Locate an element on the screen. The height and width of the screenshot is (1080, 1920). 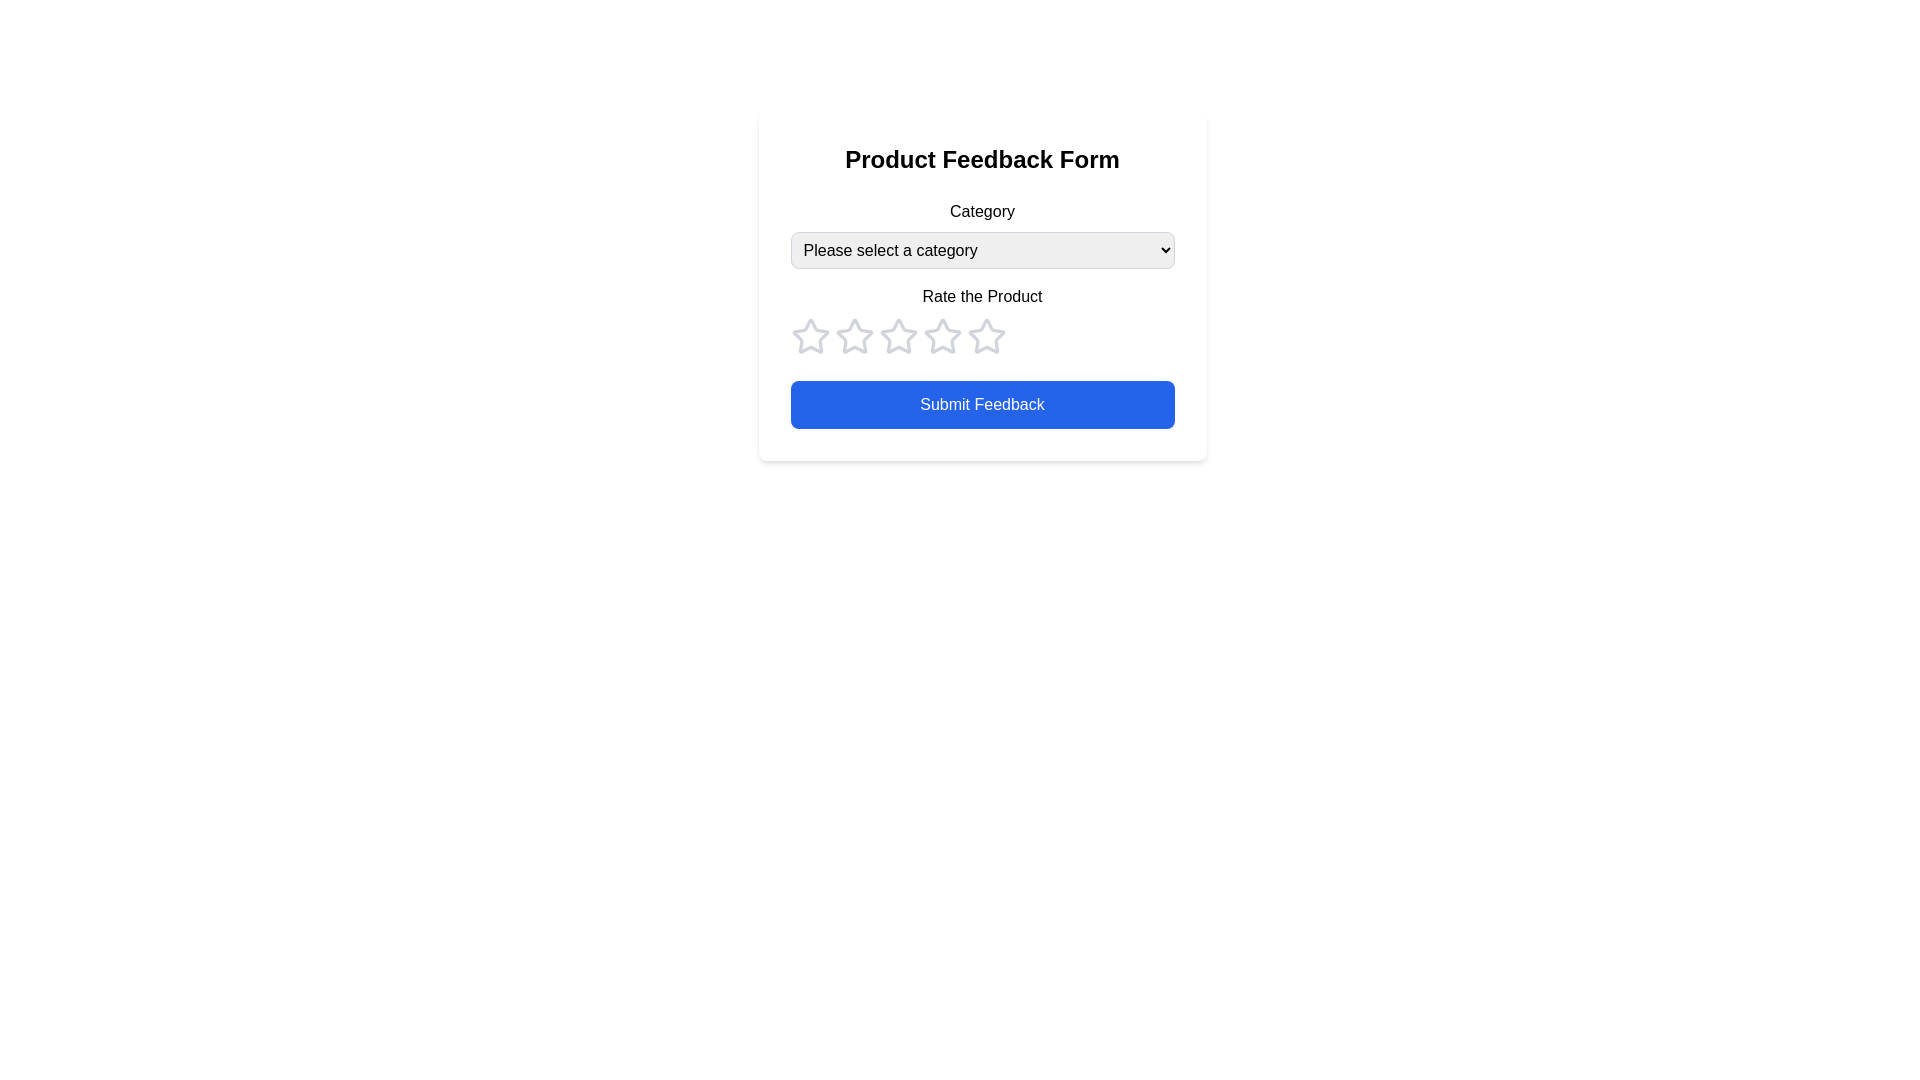
the third star icon in the rating component below the 'Rate the Product' label is located at coordinates (941, 335).